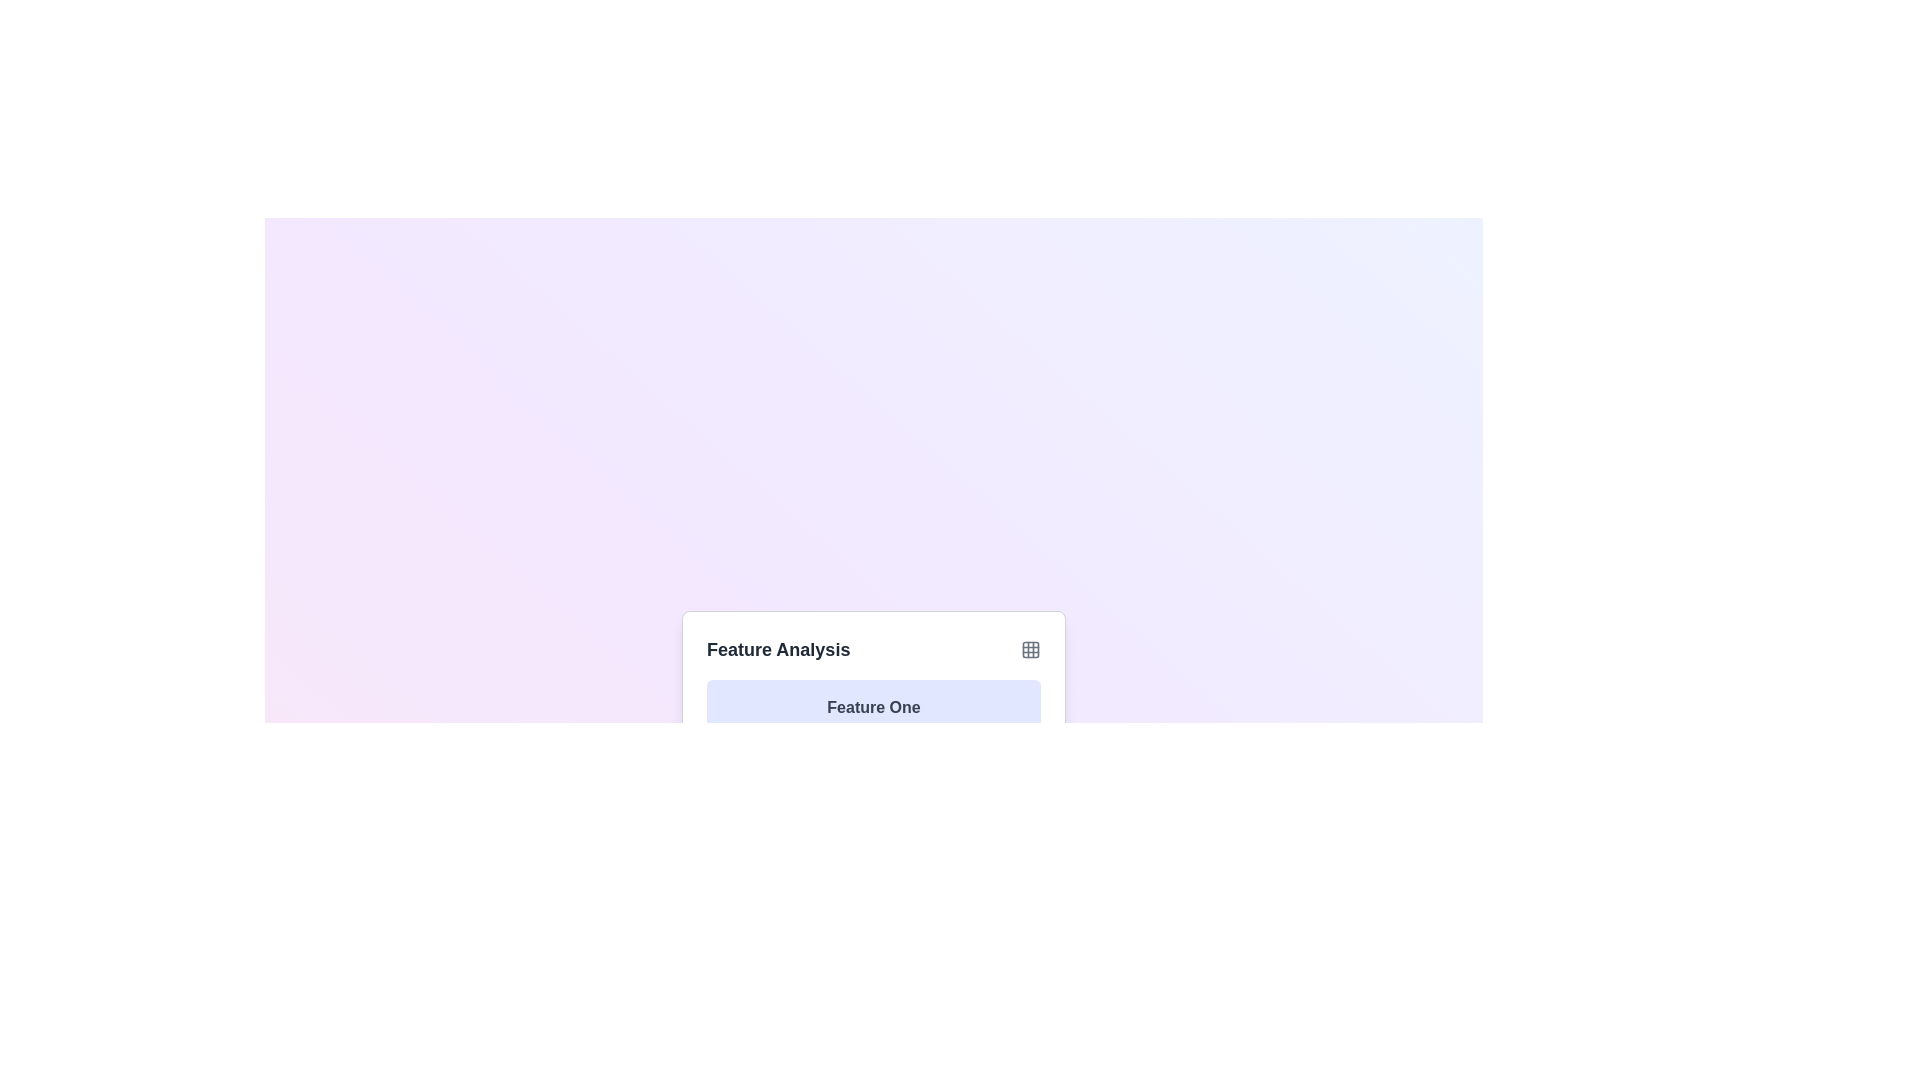 This screenshot has width=1920, height=1080. What do you see at coordinates (873, 778) in the screenshot?
I see `the first row of the grid in the 'Feature Analysis' panel to inspect details related to 'Feature One.'` at bounding box center [873, 778].